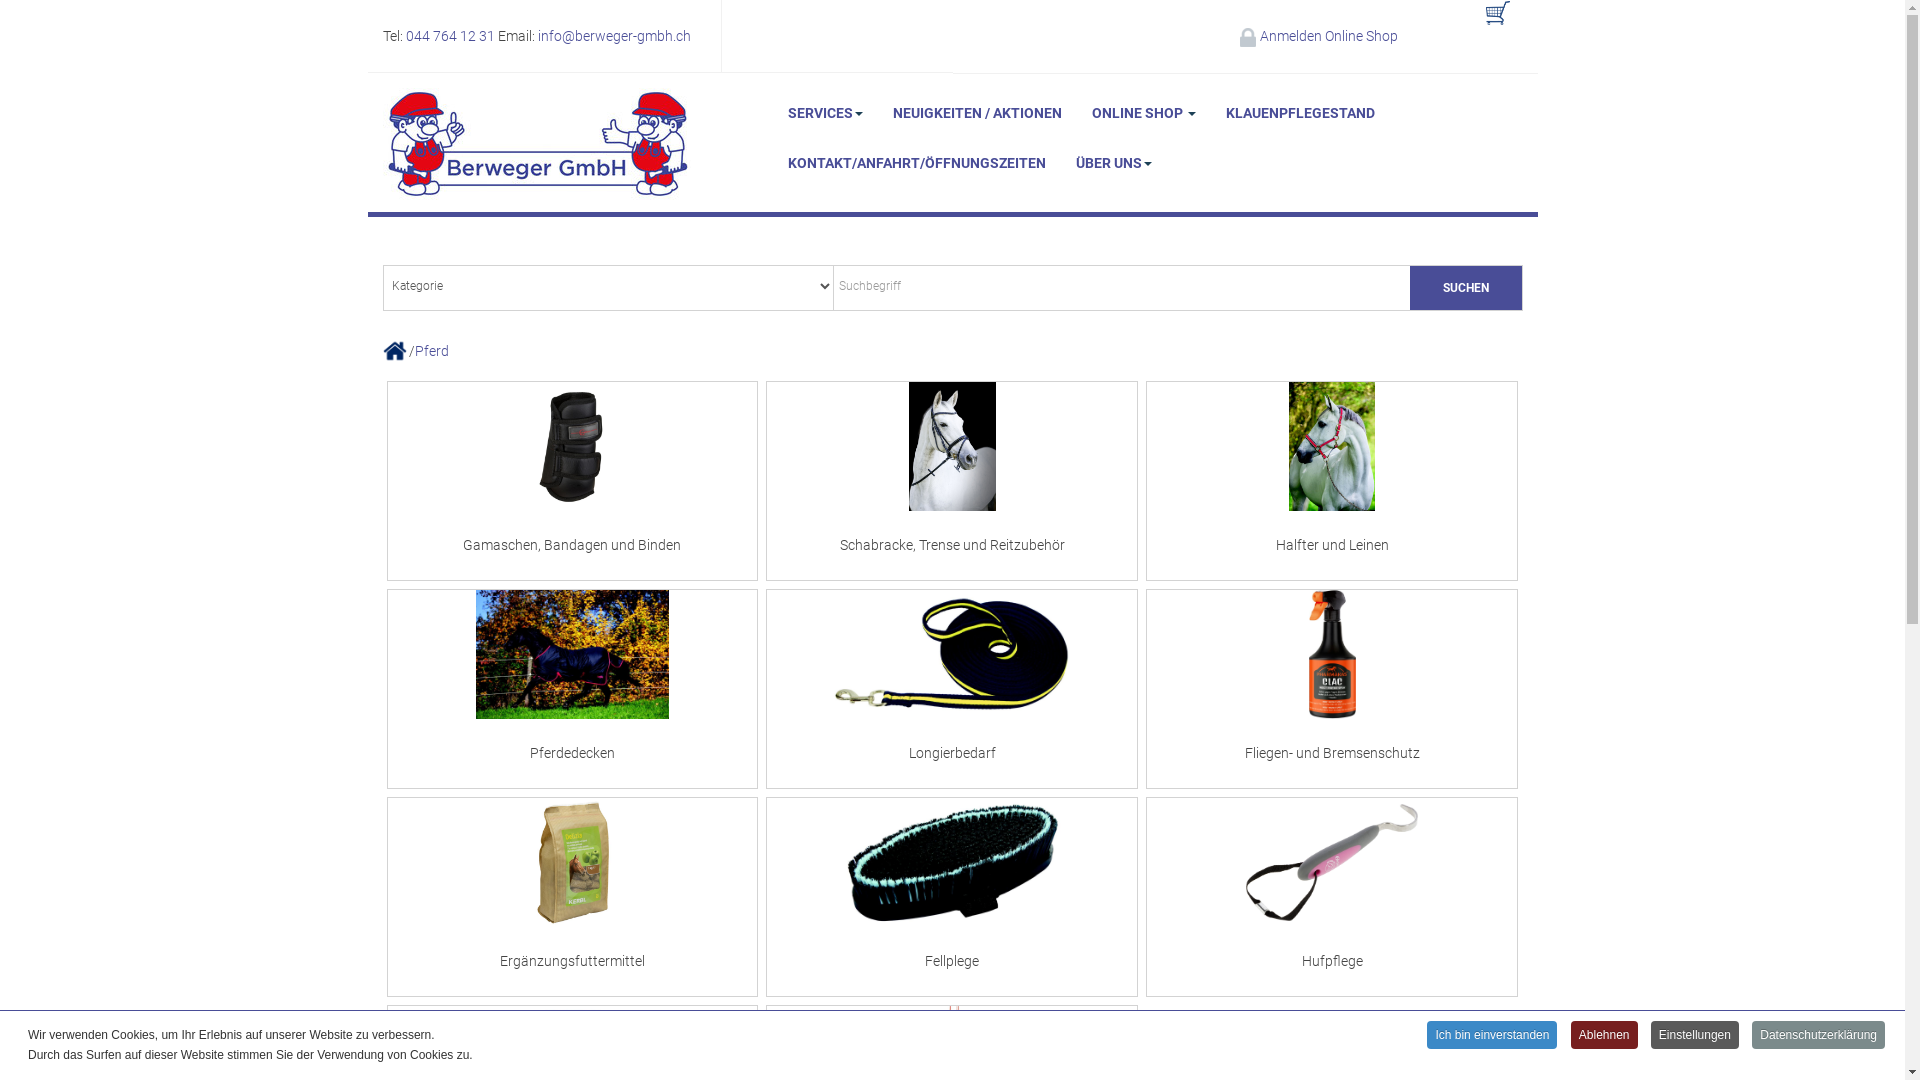  I want to click on 'Gamaschen, Bandagen und Binden', so click(570, 481).